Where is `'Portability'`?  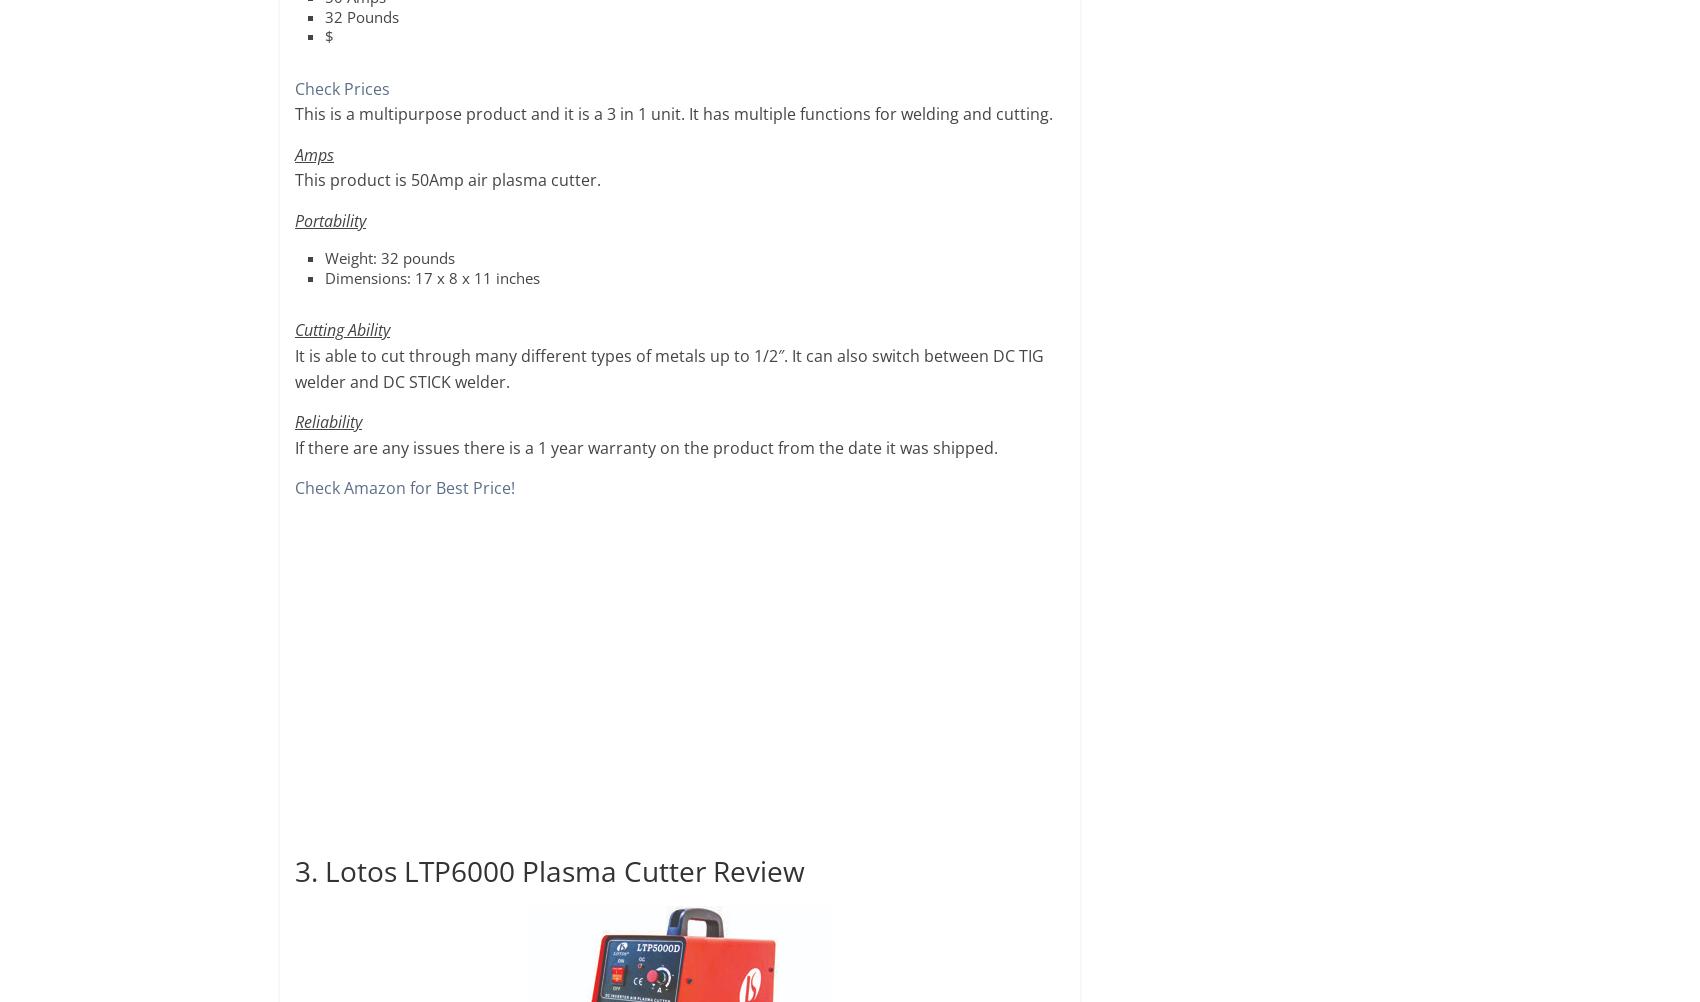
'Portability' is located at coordinates (329, 220).